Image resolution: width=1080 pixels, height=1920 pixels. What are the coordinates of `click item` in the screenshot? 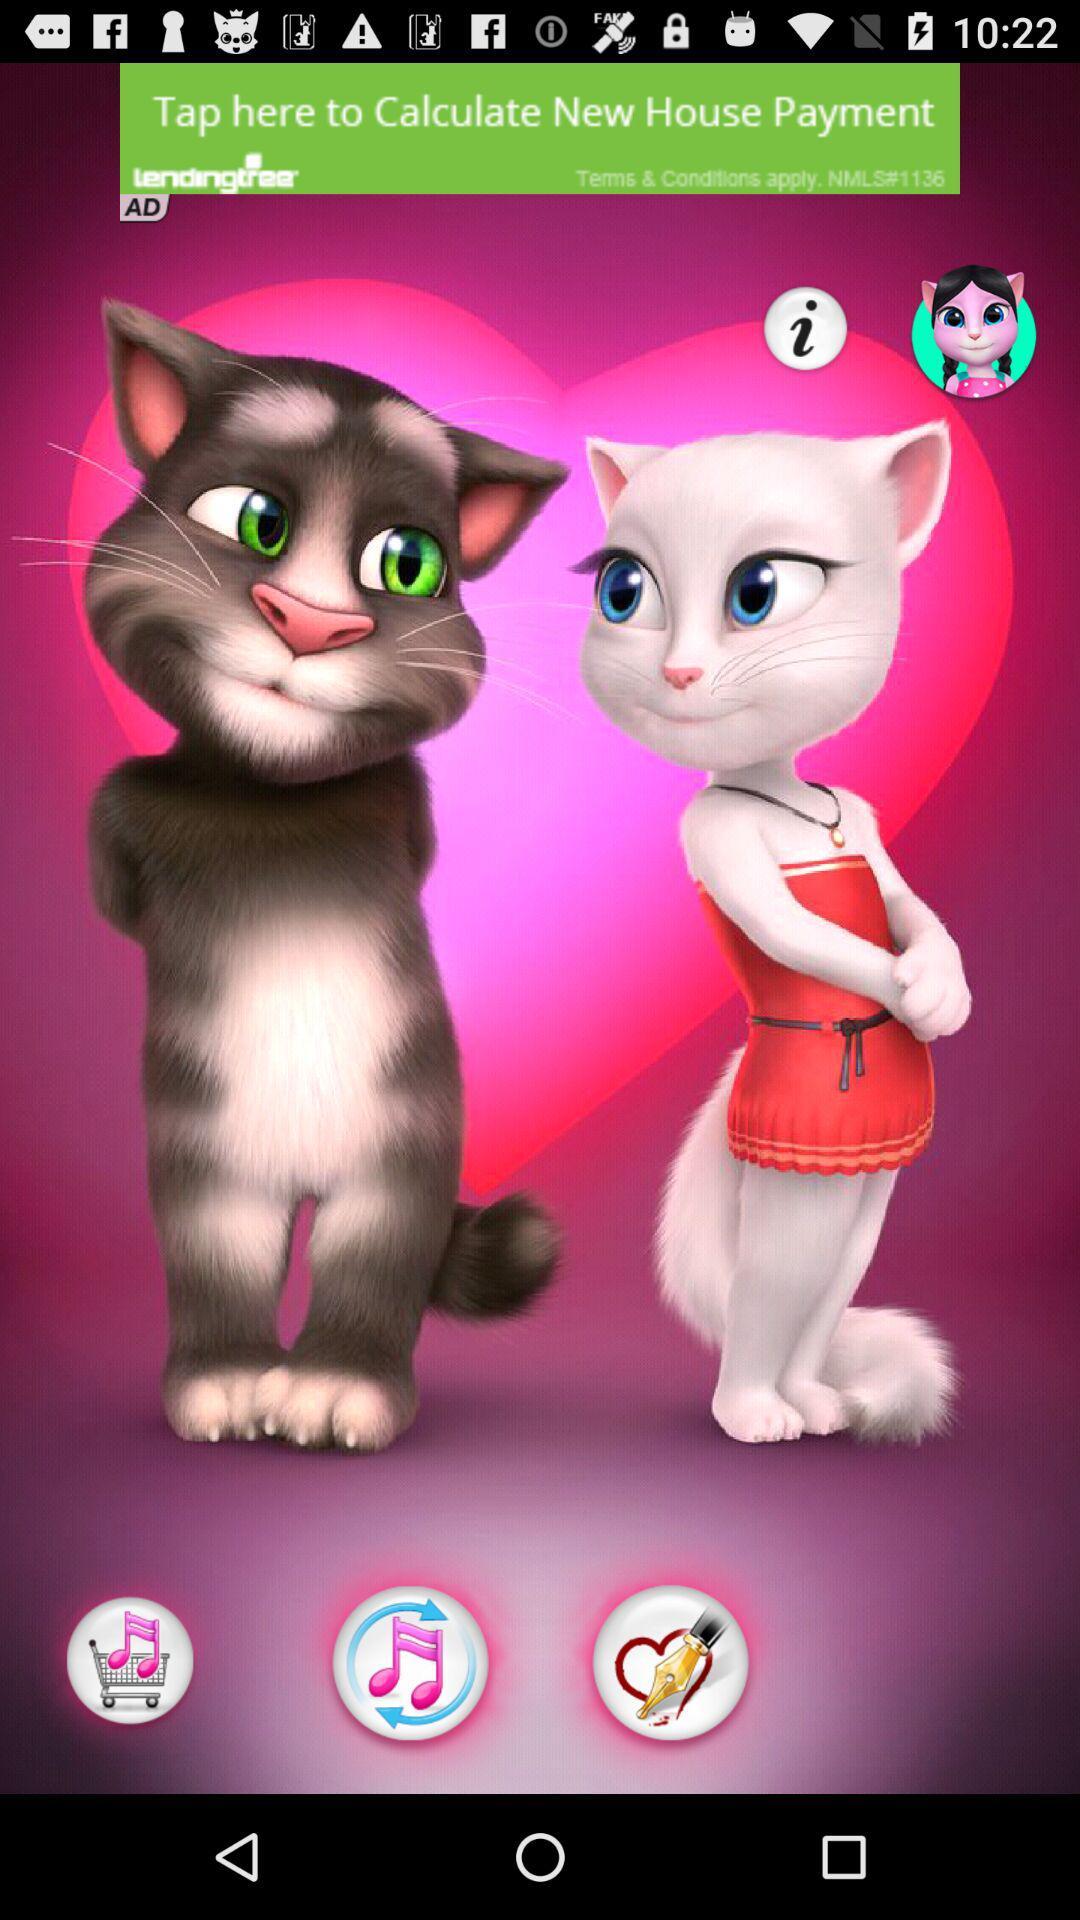 It's located at (130, 1663).